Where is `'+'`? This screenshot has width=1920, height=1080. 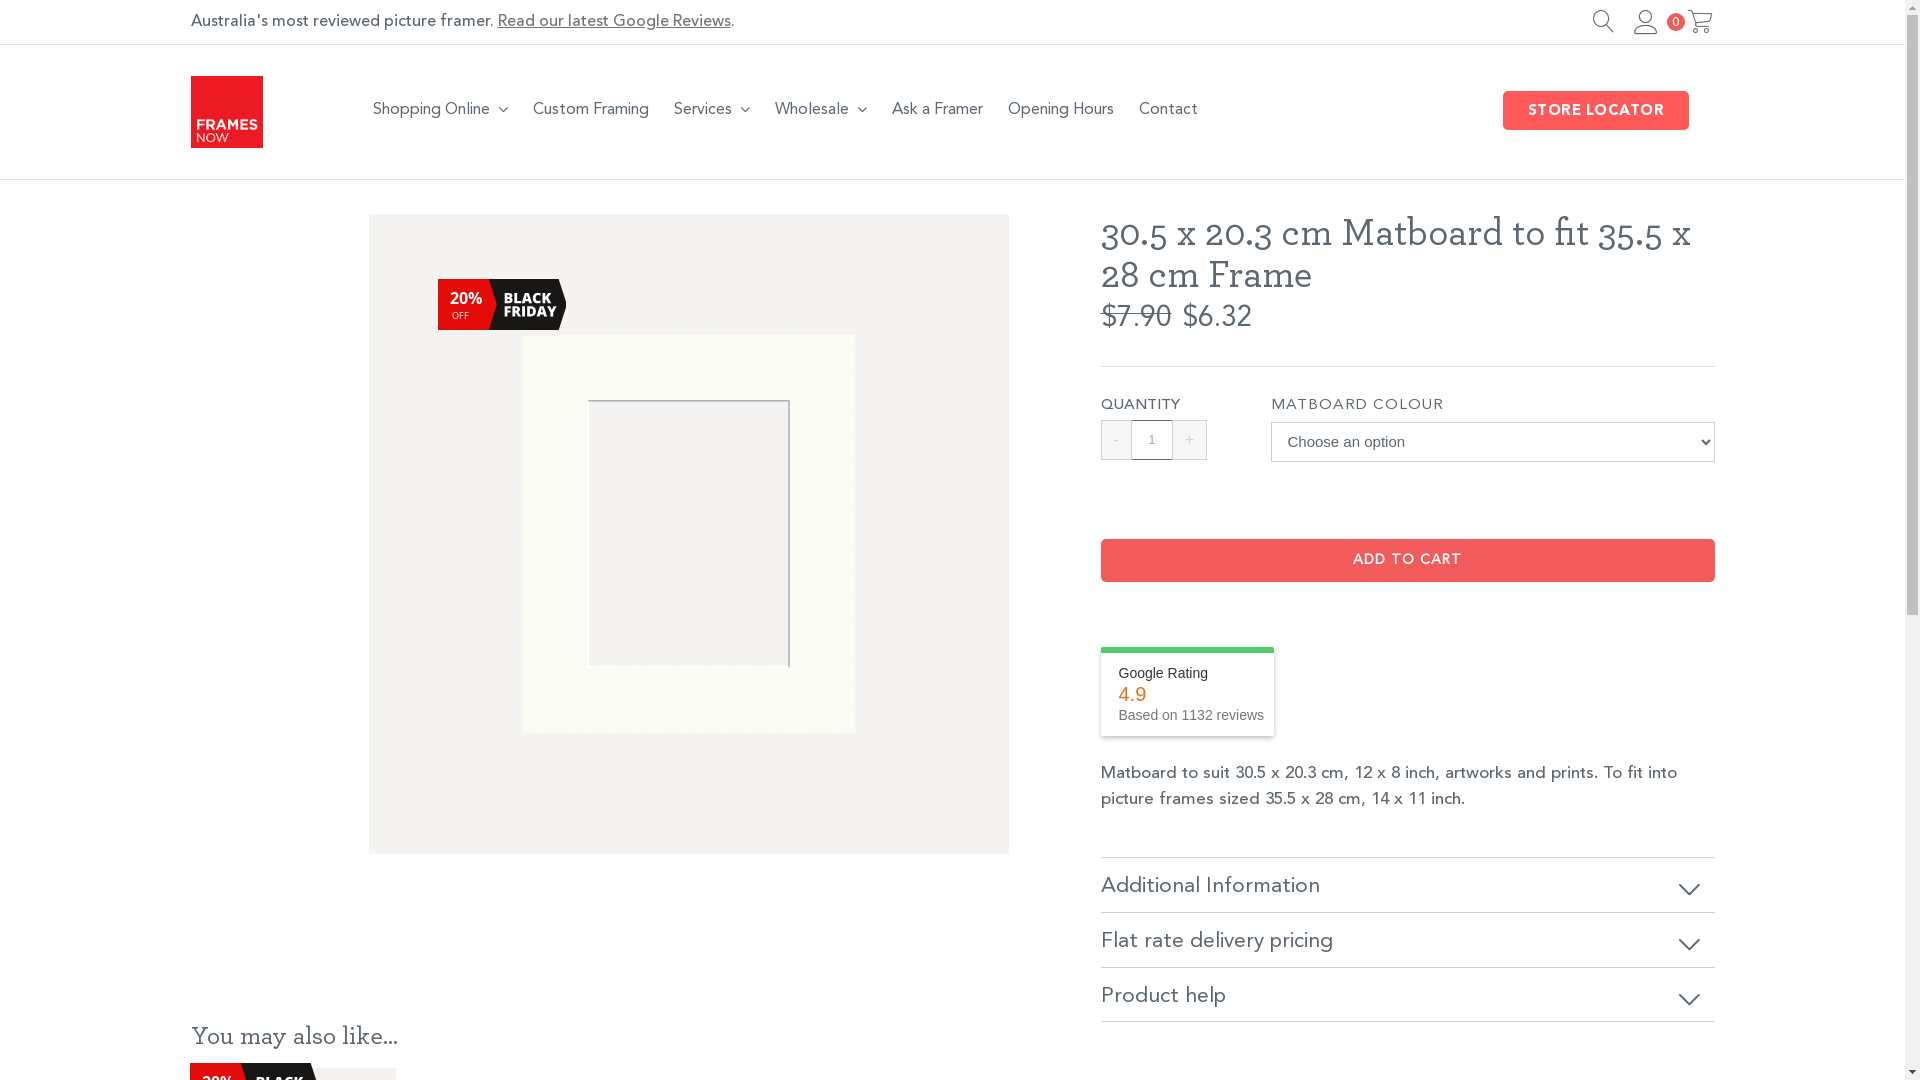
'+' is located at coordinates (1171, 438).